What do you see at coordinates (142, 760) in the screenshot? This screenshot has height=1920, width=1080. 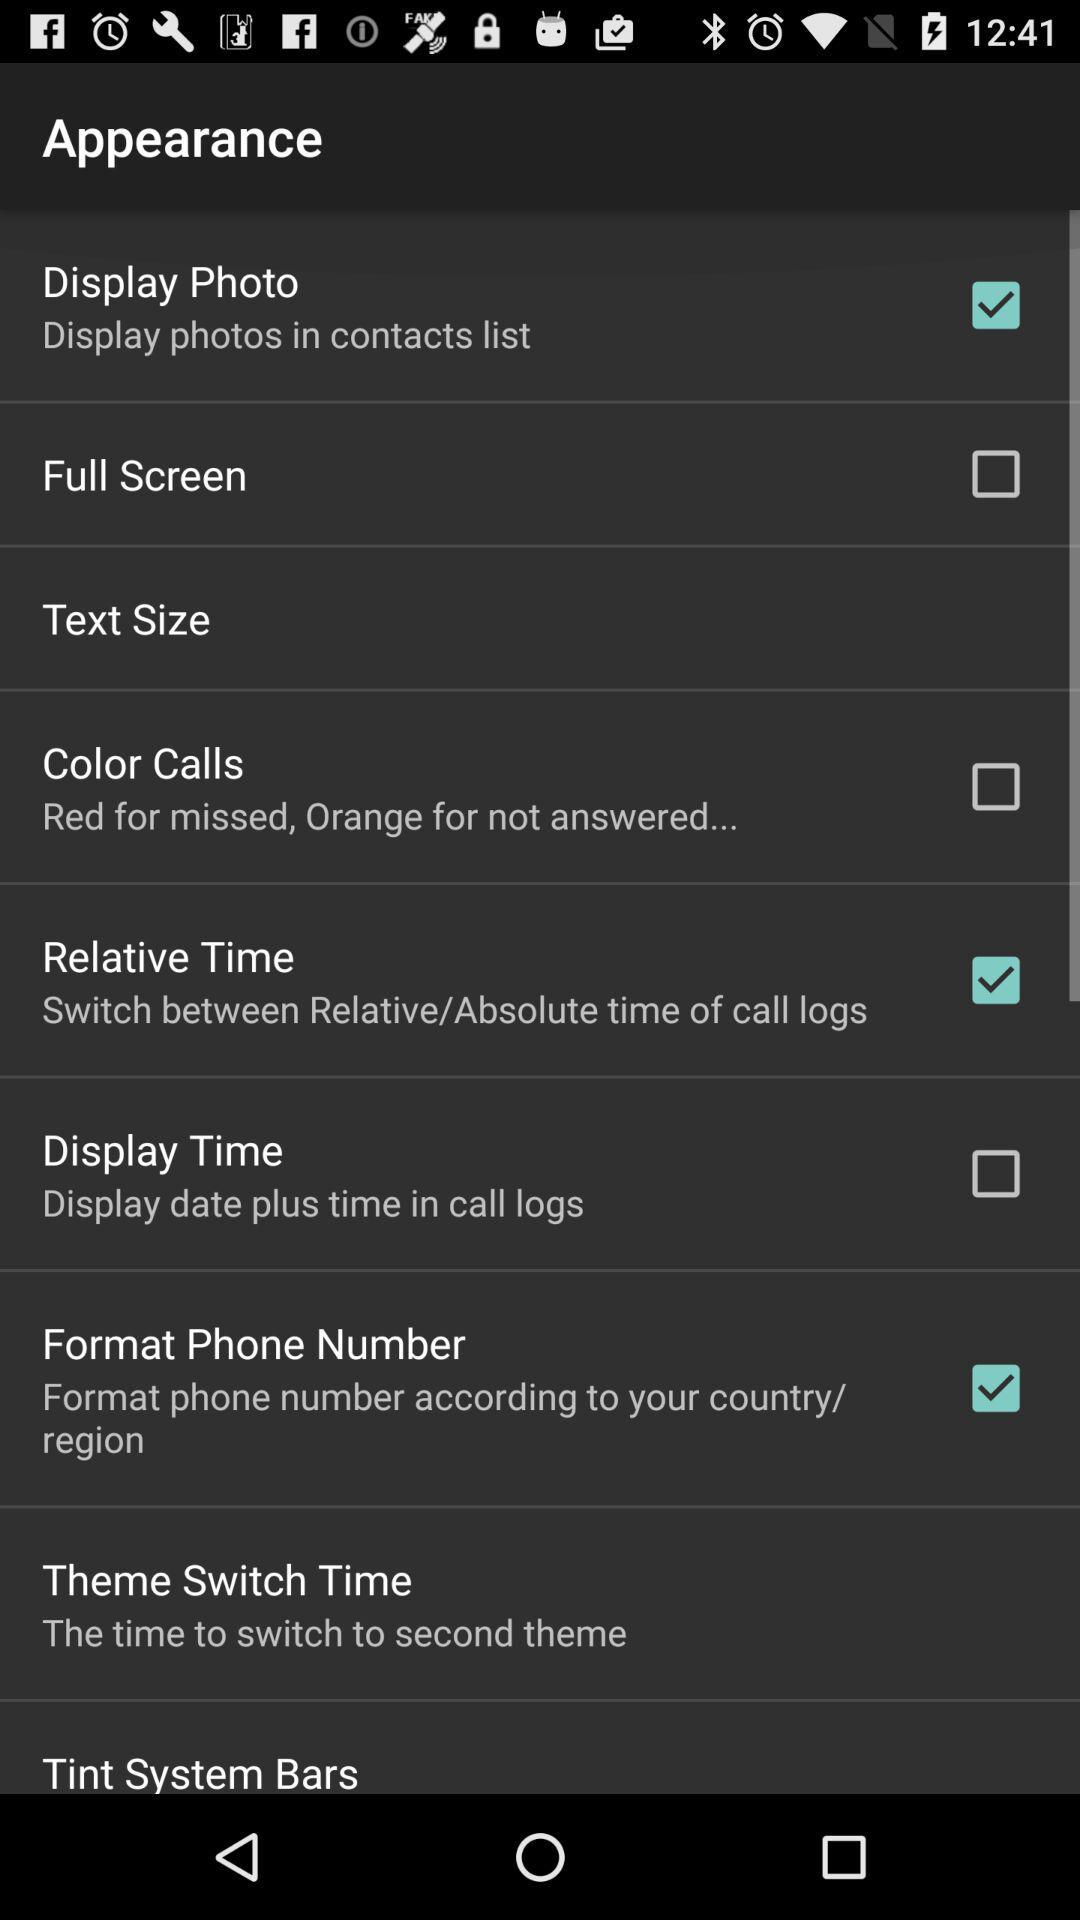 I see `the icon above the red for missed app` at bounding box center [142, 760].